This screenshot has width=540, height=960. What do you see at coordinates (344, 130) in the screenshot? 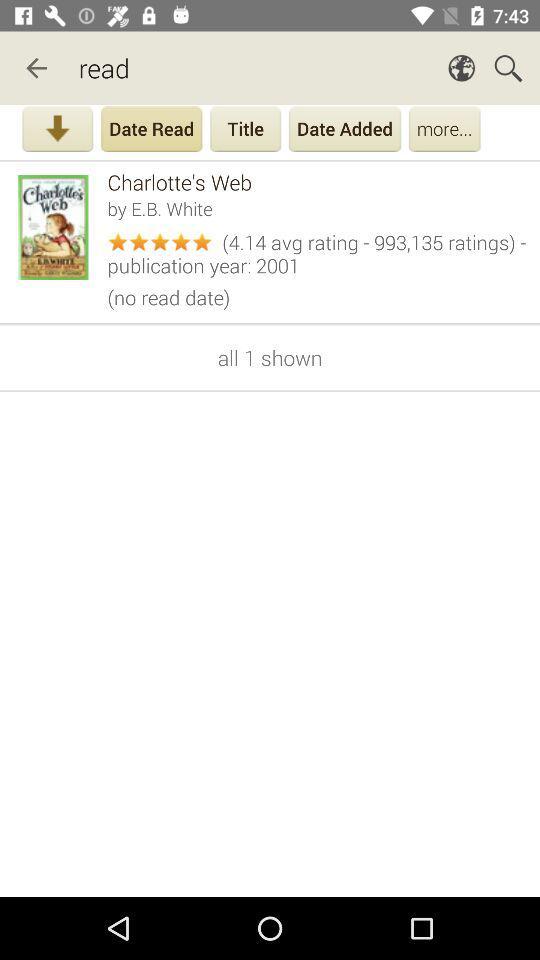
I see `item to the left of more... icon` at bounding box center [344, 130].